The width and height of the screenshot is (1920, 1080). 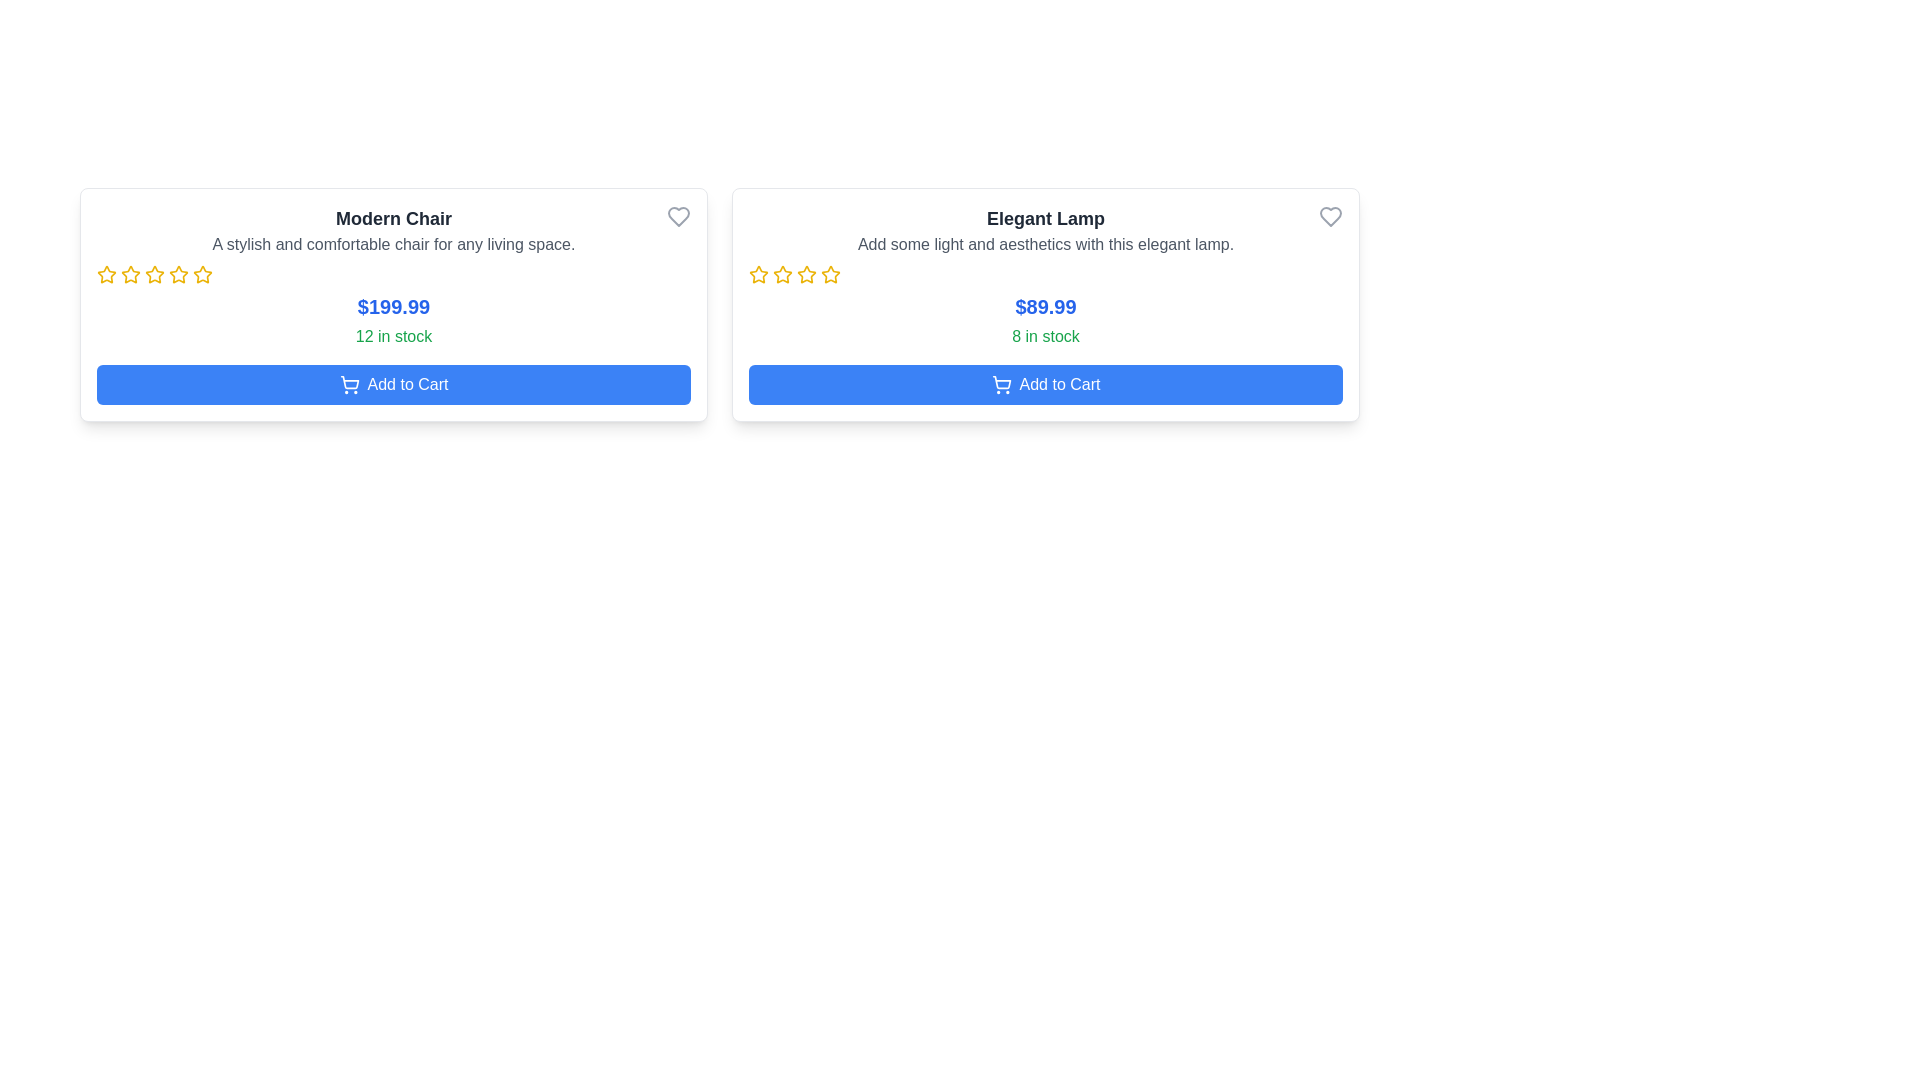 I want to click on the third yellow star icon in the rating section under the 'Elegant Lamp' title, so click(x=781, y=274).